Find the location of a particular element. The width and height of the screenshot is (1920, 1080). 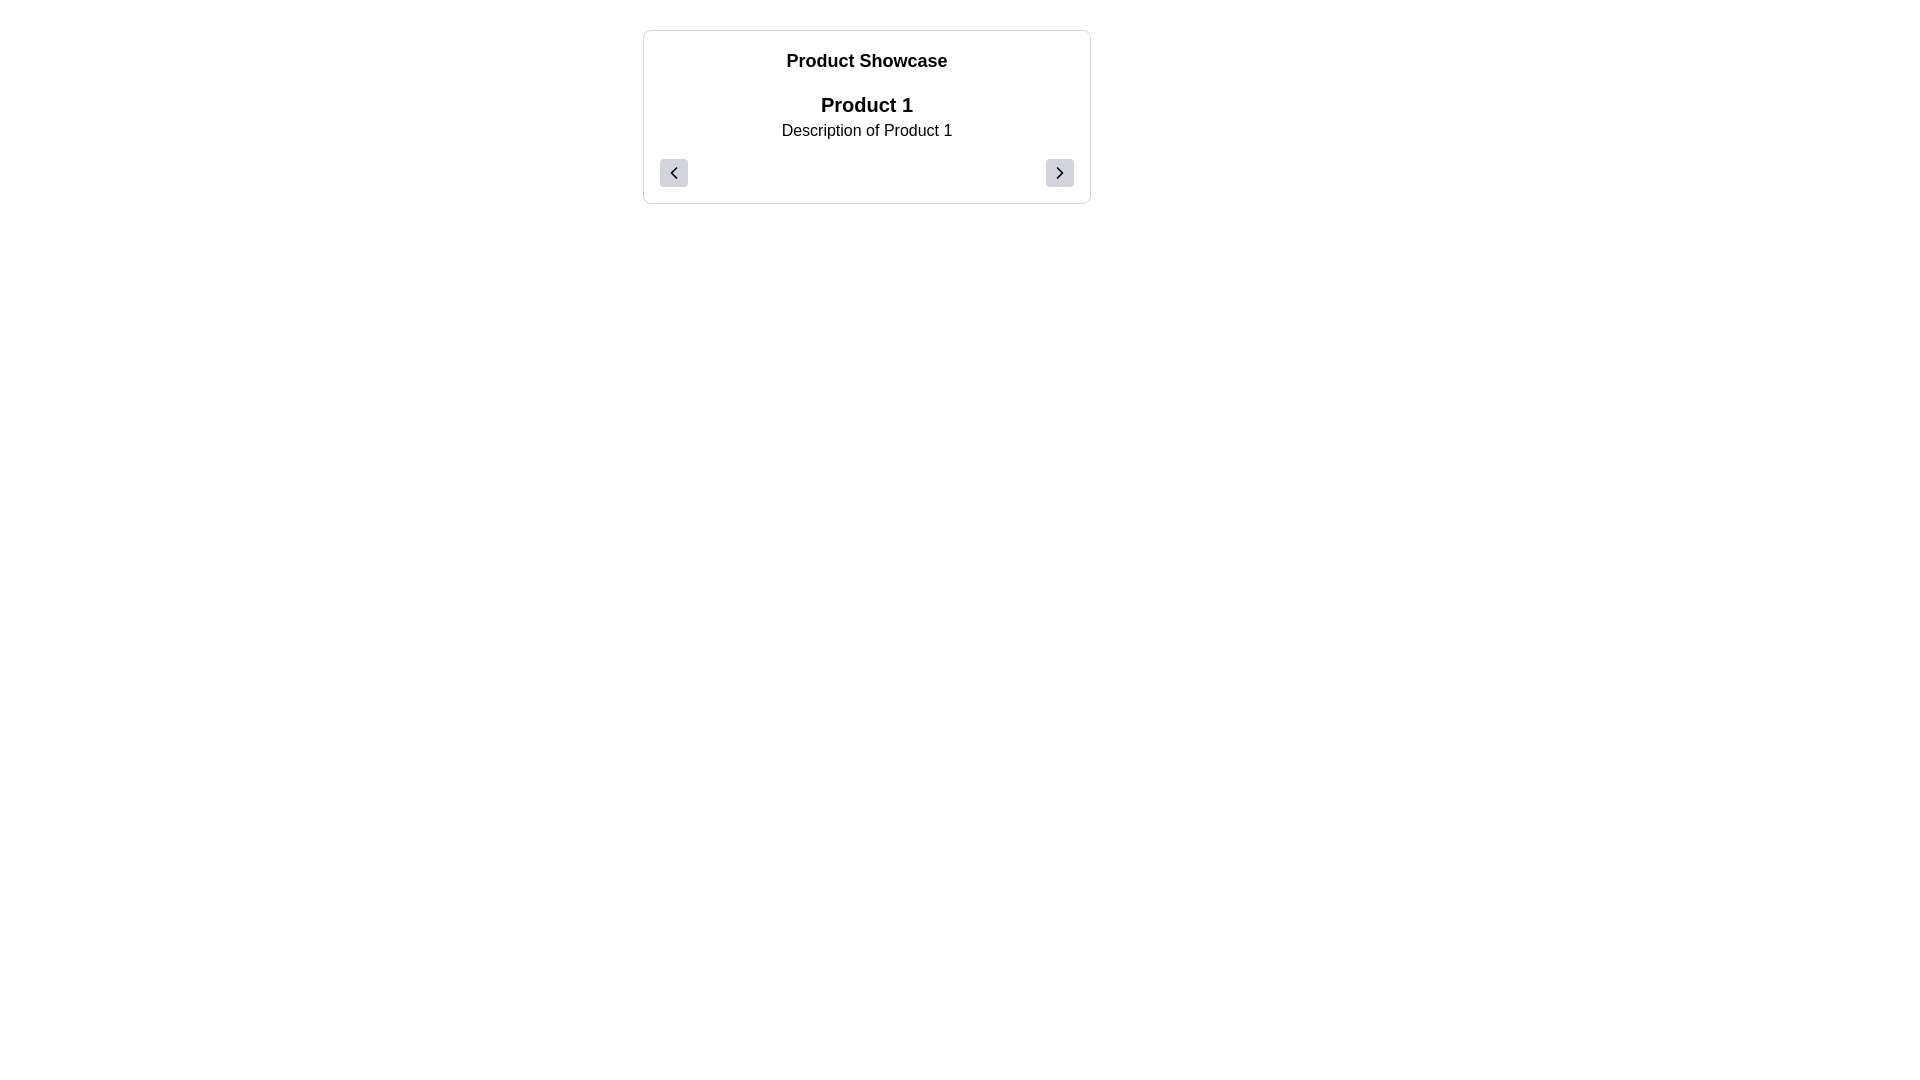

the chevron-shaped arrow icon pointing to the right, which is located inside the right-hand navigation button of the product showcase component is located at coordinates (1059, 172).